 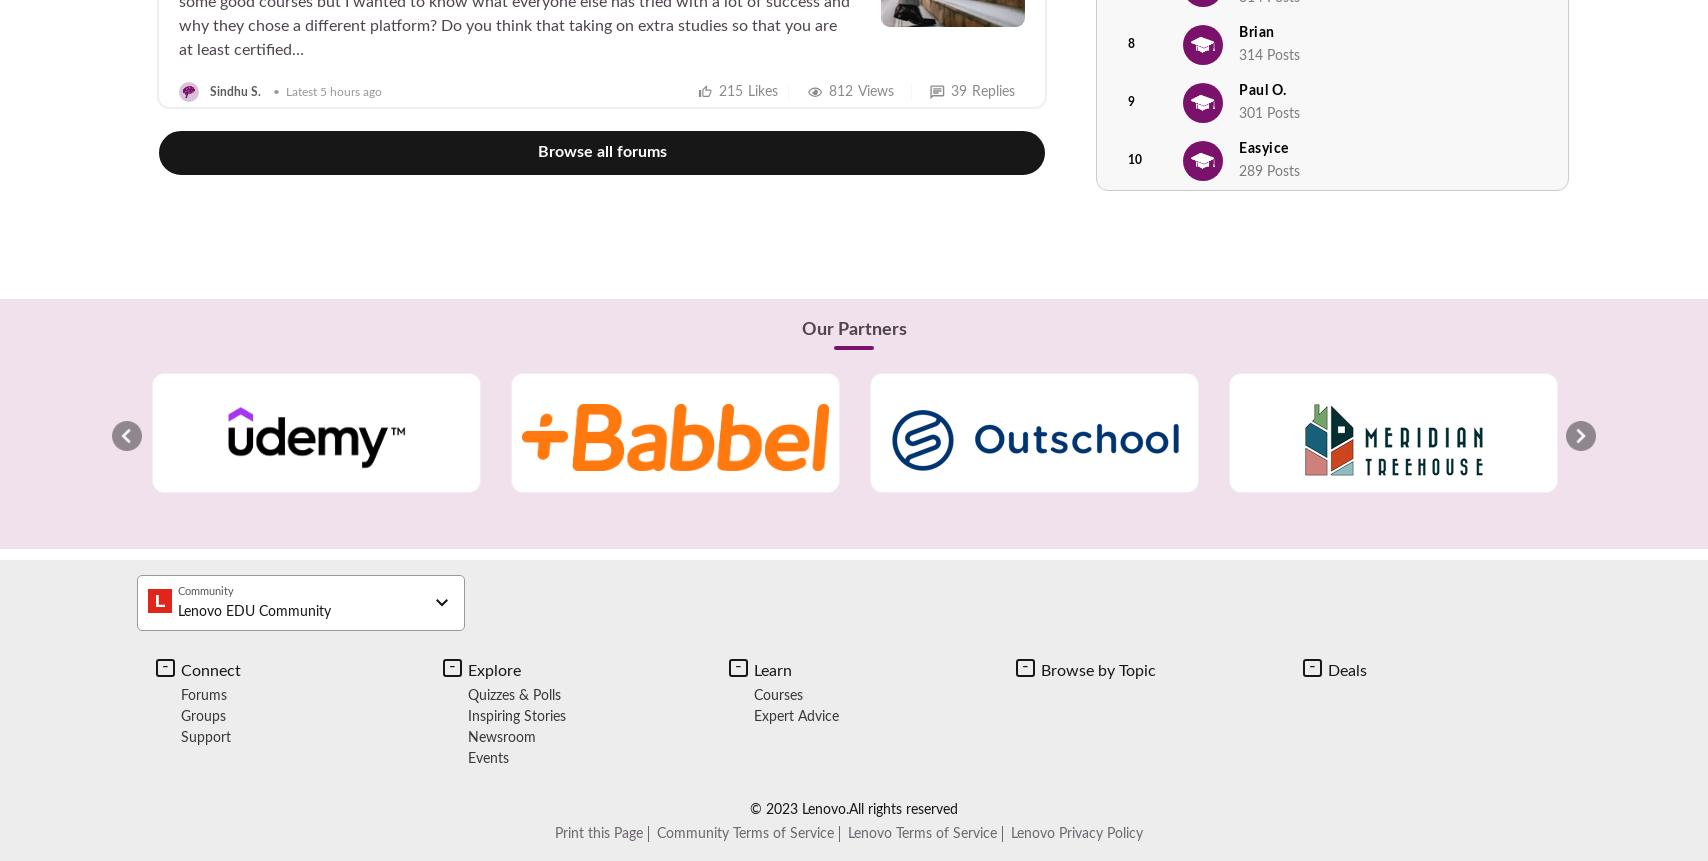 What do you see at coordinates (1131, 101) in the screenshot?
I see `'9'` at bounding box center [1131, 101].